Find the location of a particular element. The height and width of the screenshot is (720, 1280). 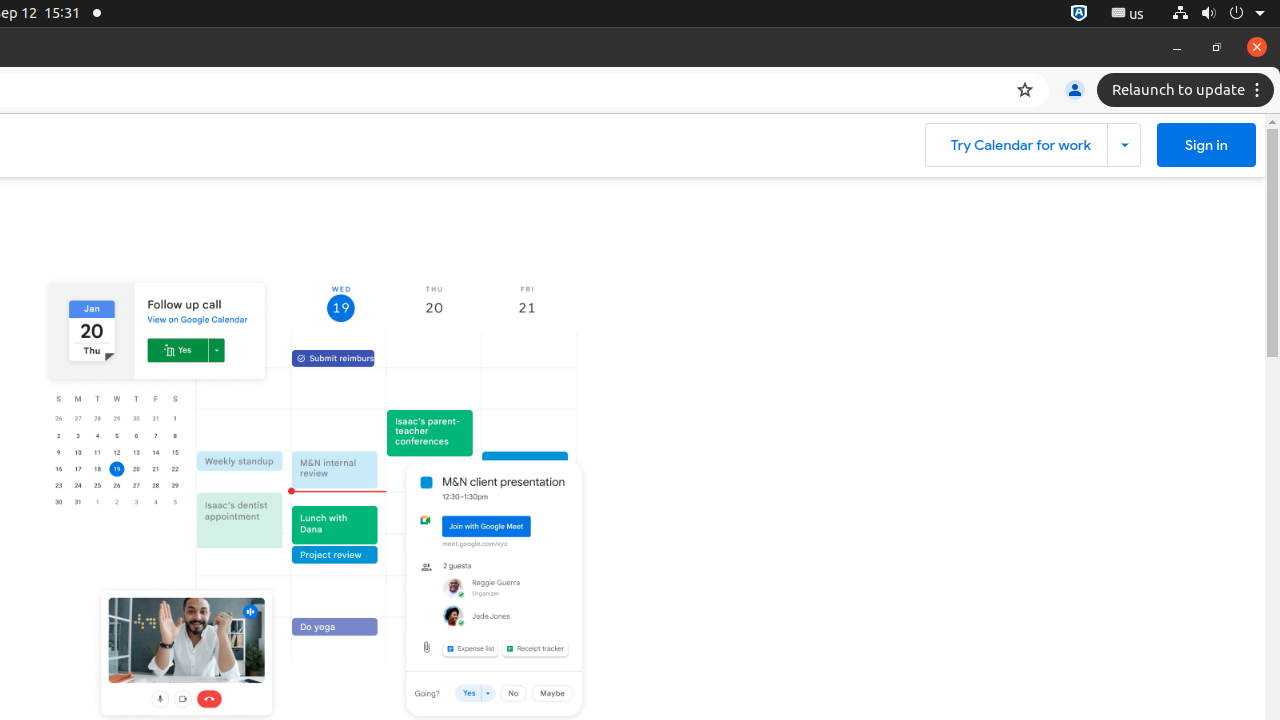

':1.21/StatusNotifierItem' is located at coordinates (1127, 13).